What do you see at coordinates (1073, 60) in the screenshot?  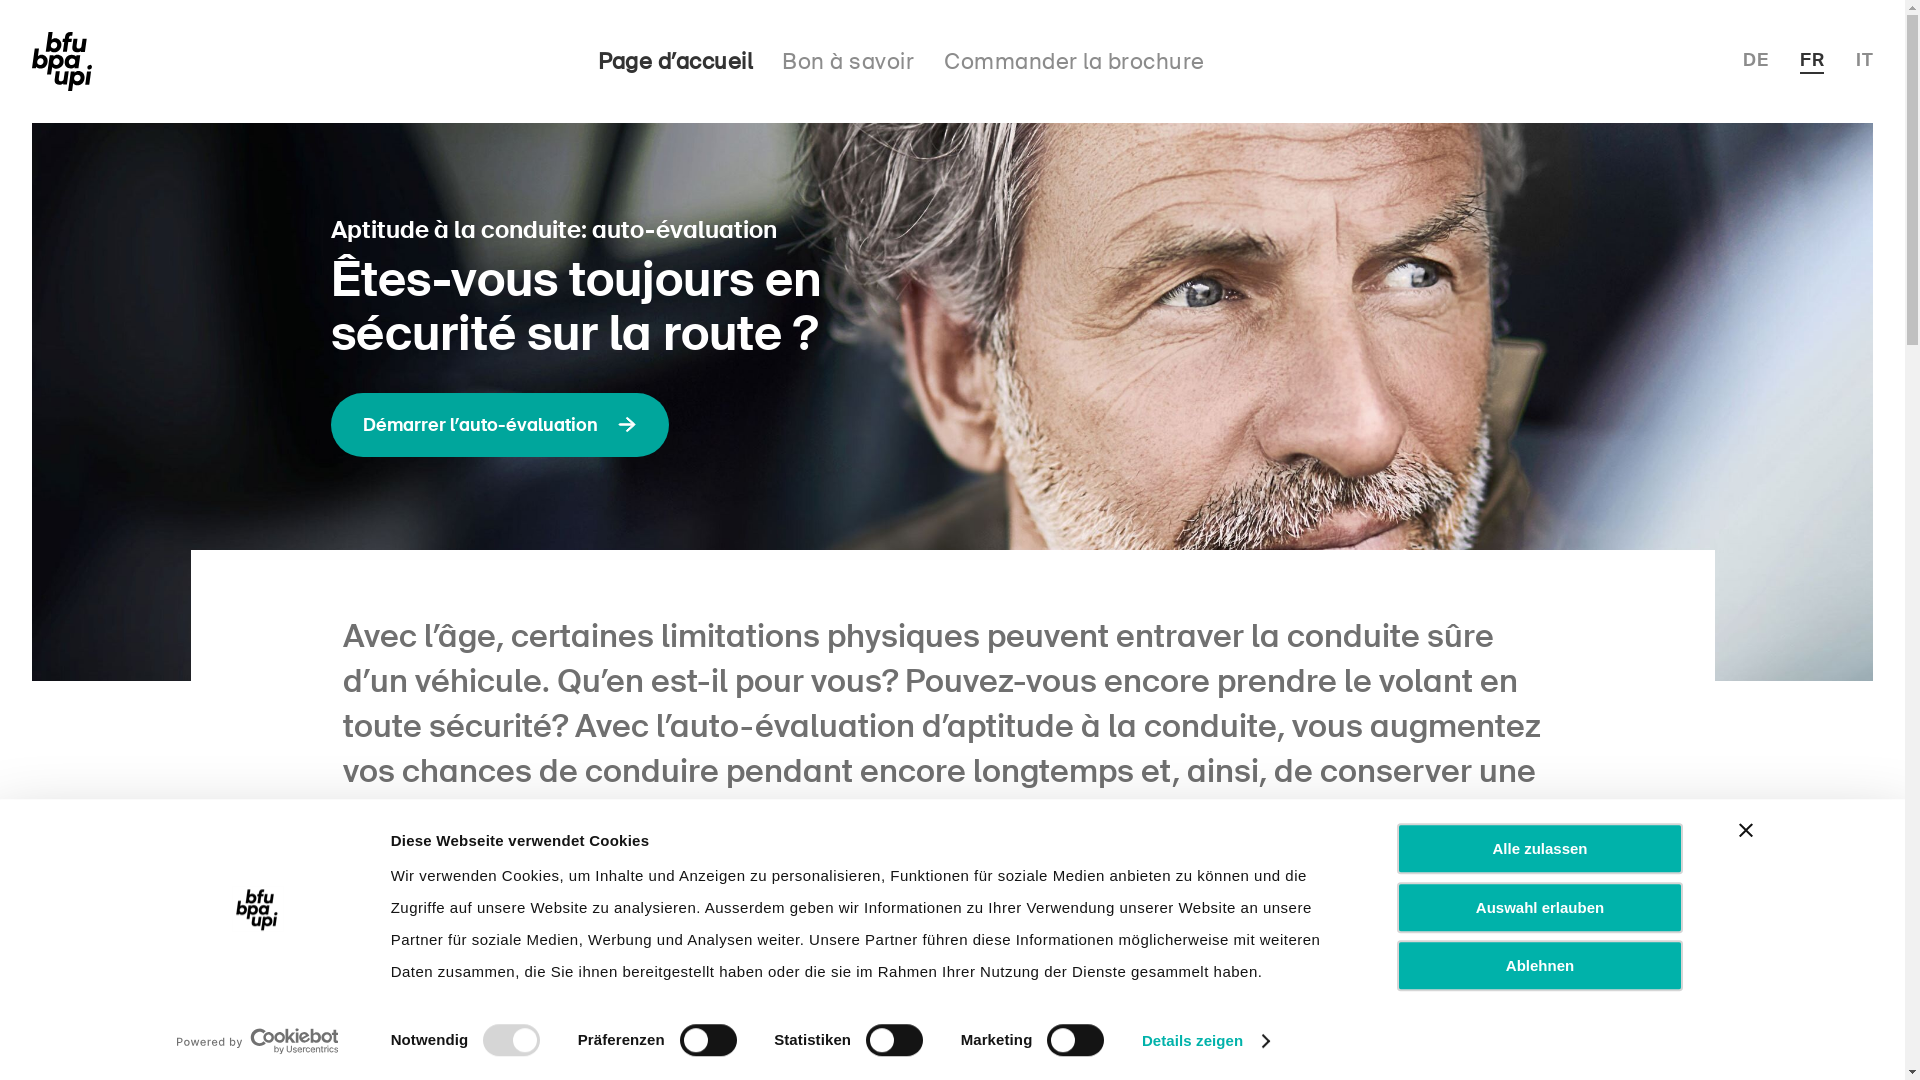 I see `'Commander la brochure'` at bounding box center [1073, 60].